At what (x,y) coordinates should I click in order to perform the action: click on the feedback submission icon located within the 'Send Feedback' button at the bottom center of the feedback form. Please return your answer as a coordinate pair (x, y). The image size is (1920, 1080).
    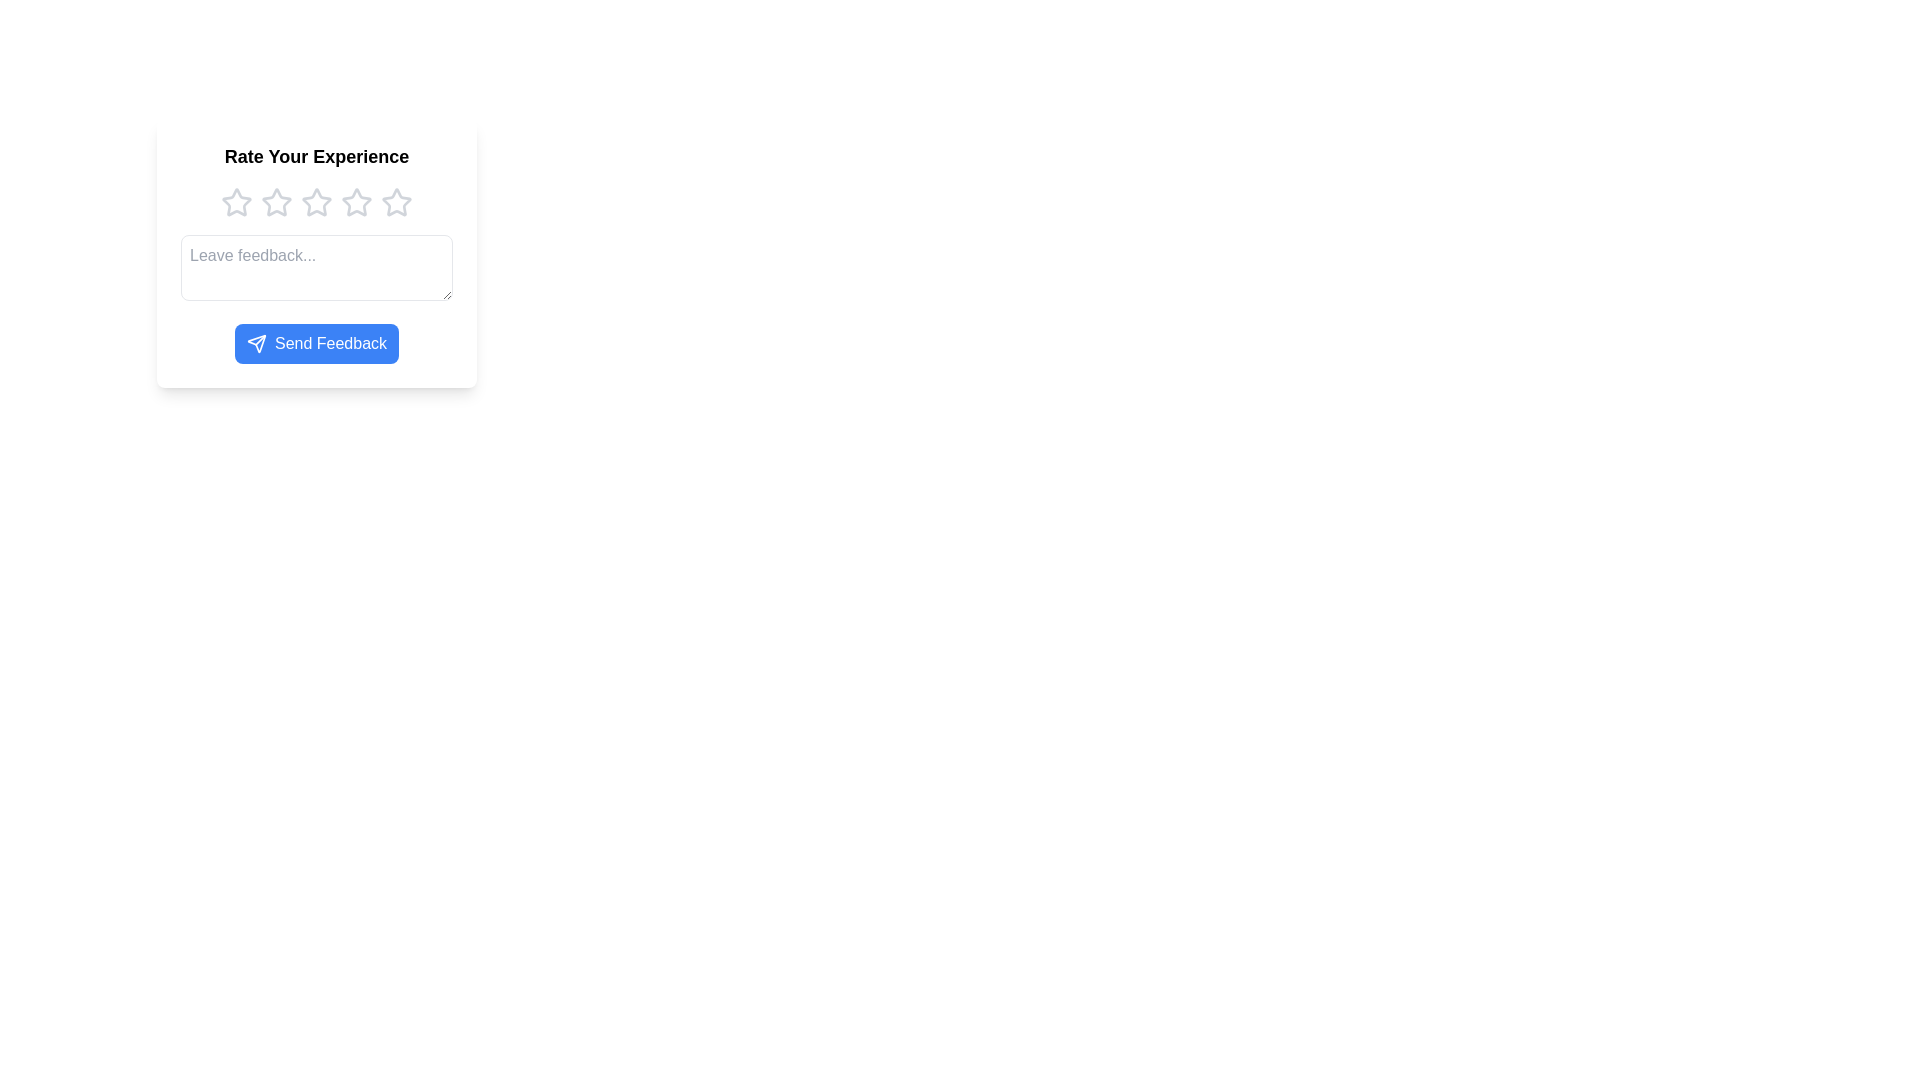
    Looking at the image, I should click on (255, 342).